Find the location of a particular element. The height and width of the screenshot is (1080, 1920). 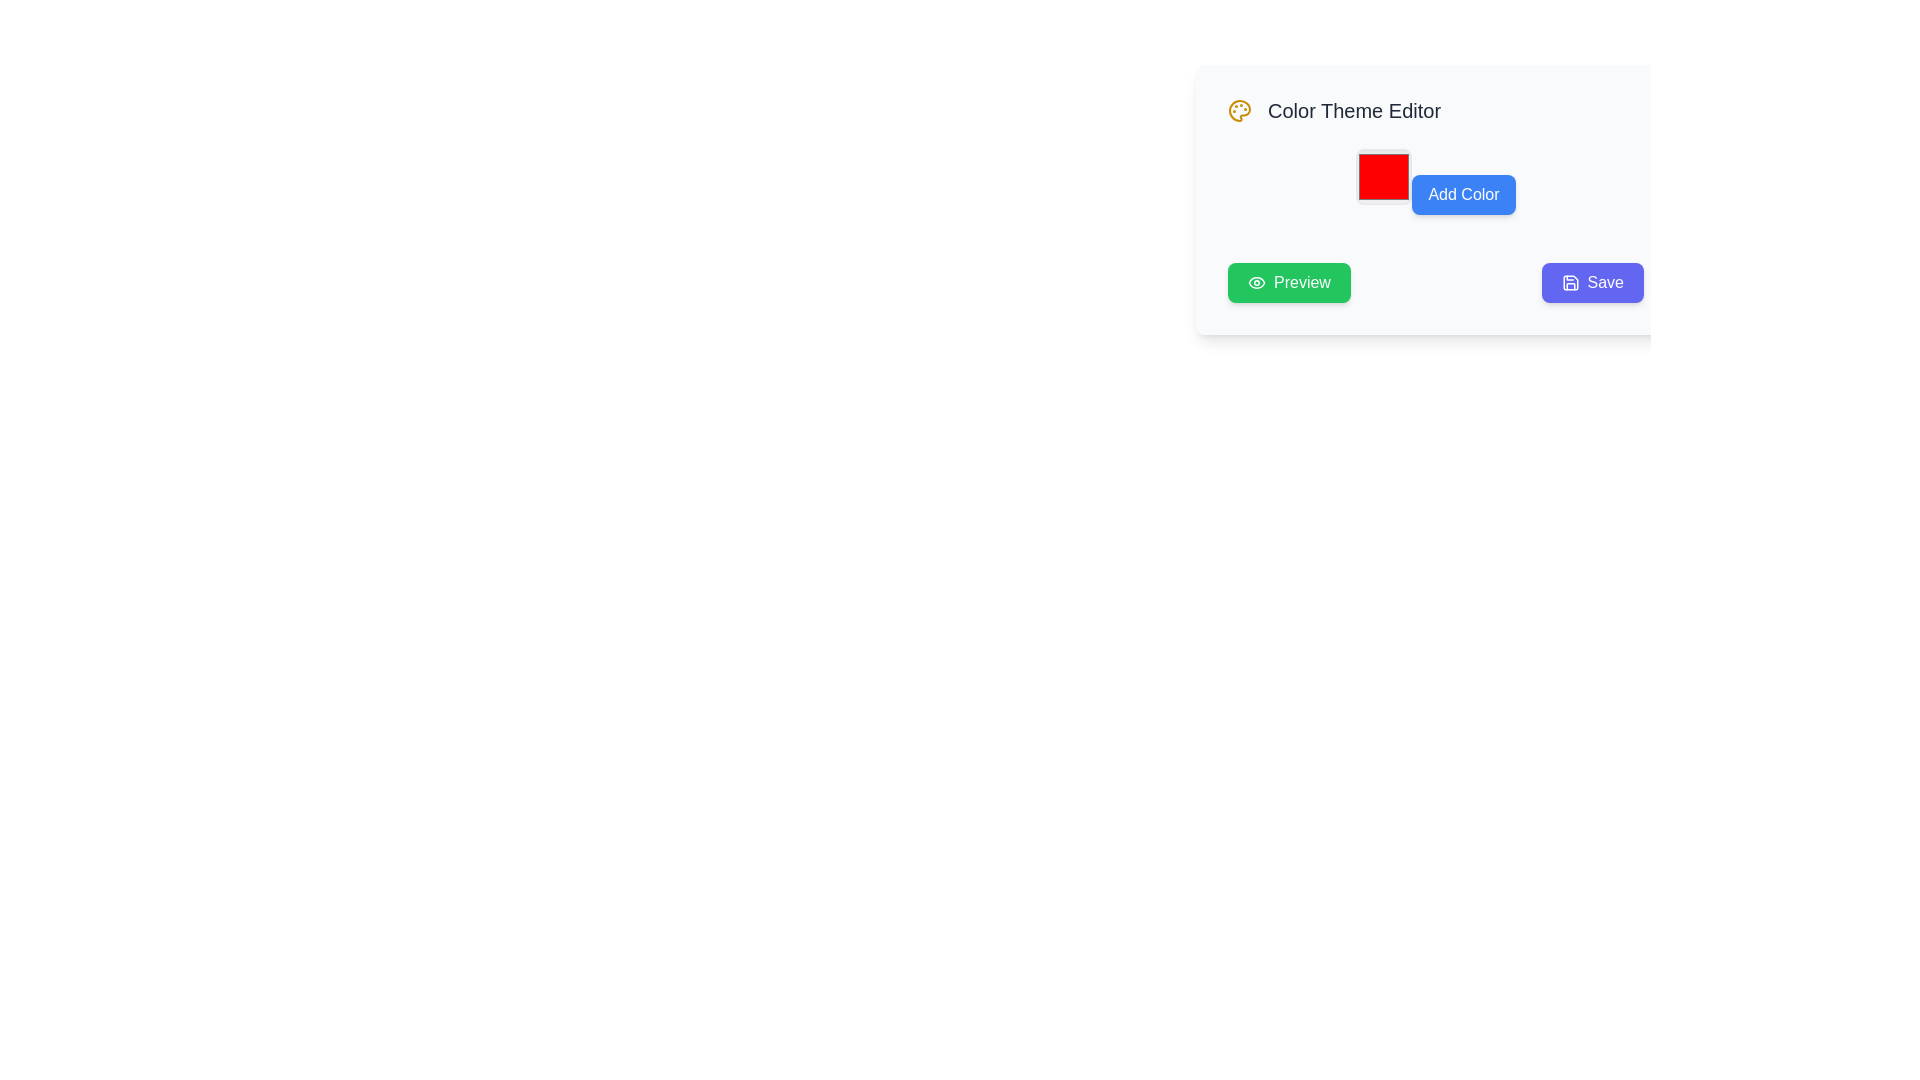

the save icon located on the left side of the 'Save' button in the bottom-right quadrant of the visible card is located at coordinates (1569, 282).